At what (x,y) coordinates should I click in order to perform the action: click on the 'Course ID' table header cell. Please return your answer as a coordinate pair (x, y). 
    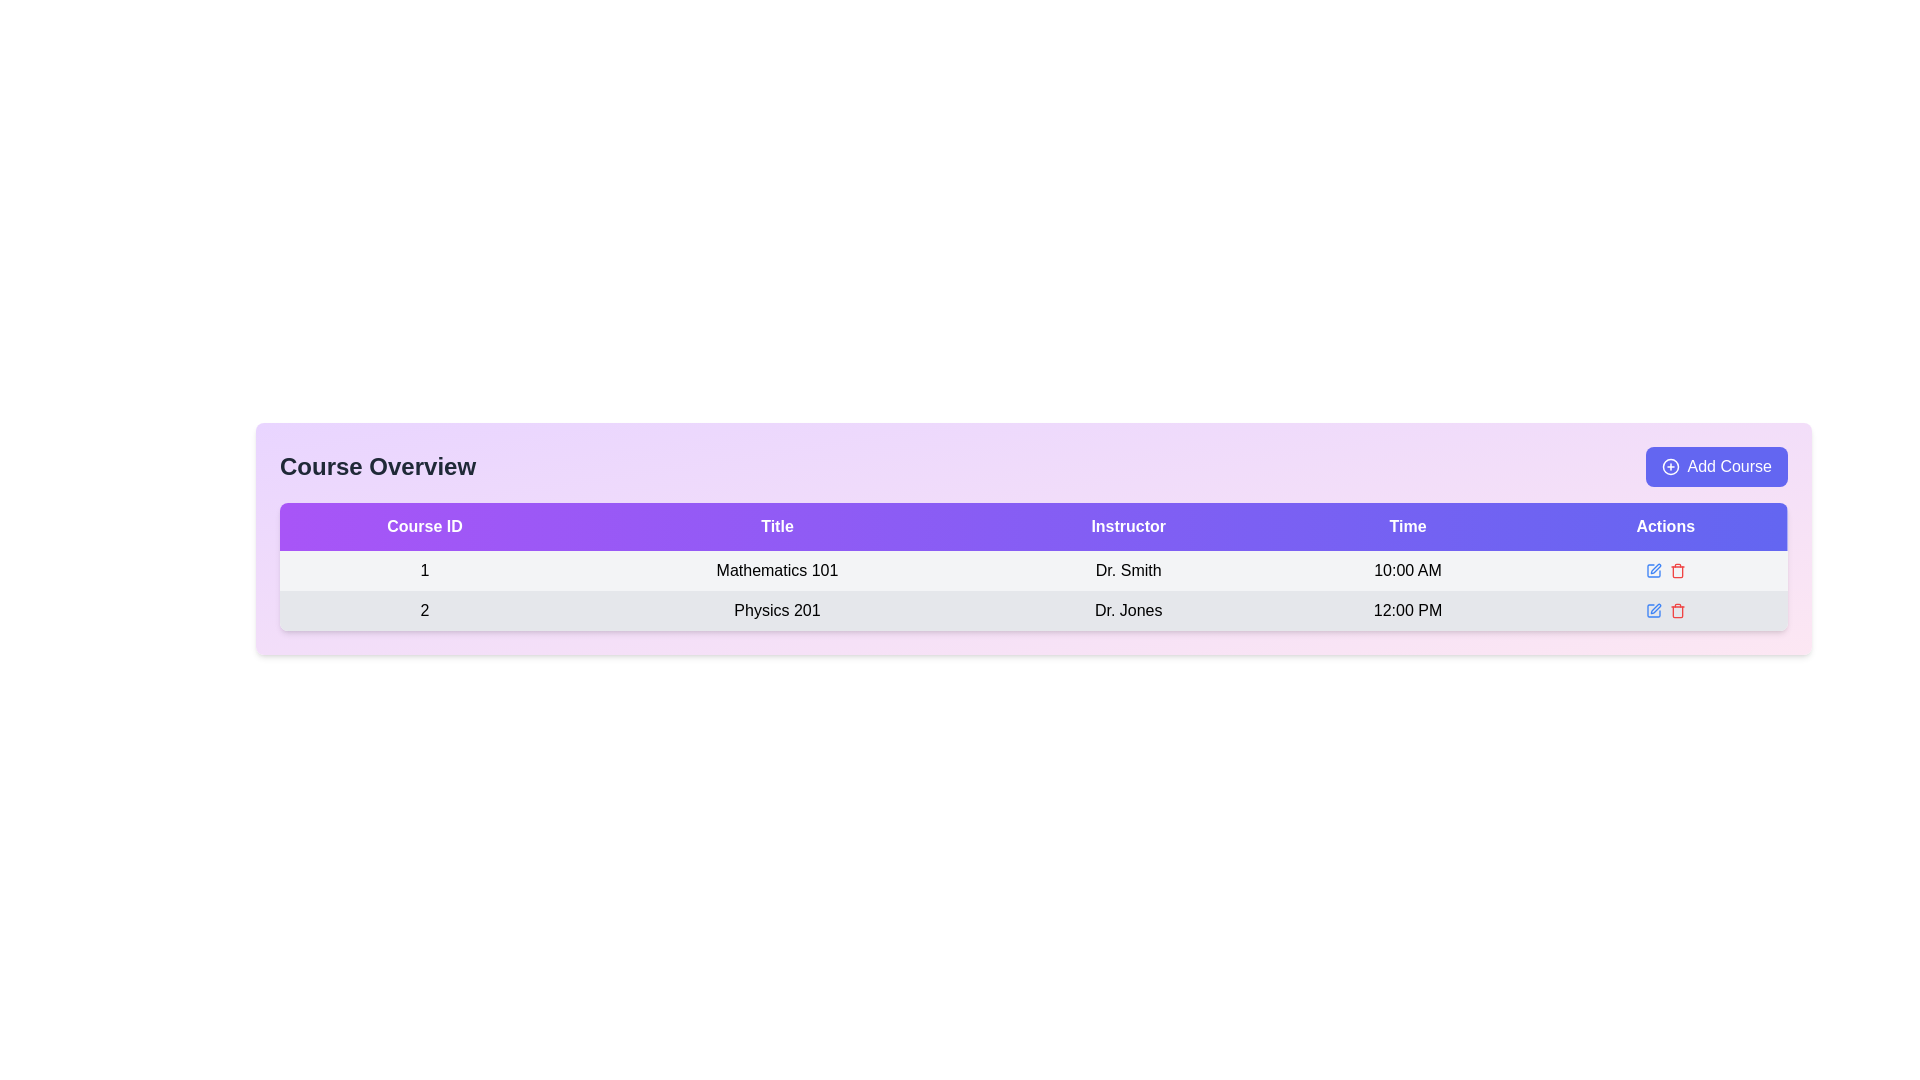
    Looking at the image, I should click on (424, 526).